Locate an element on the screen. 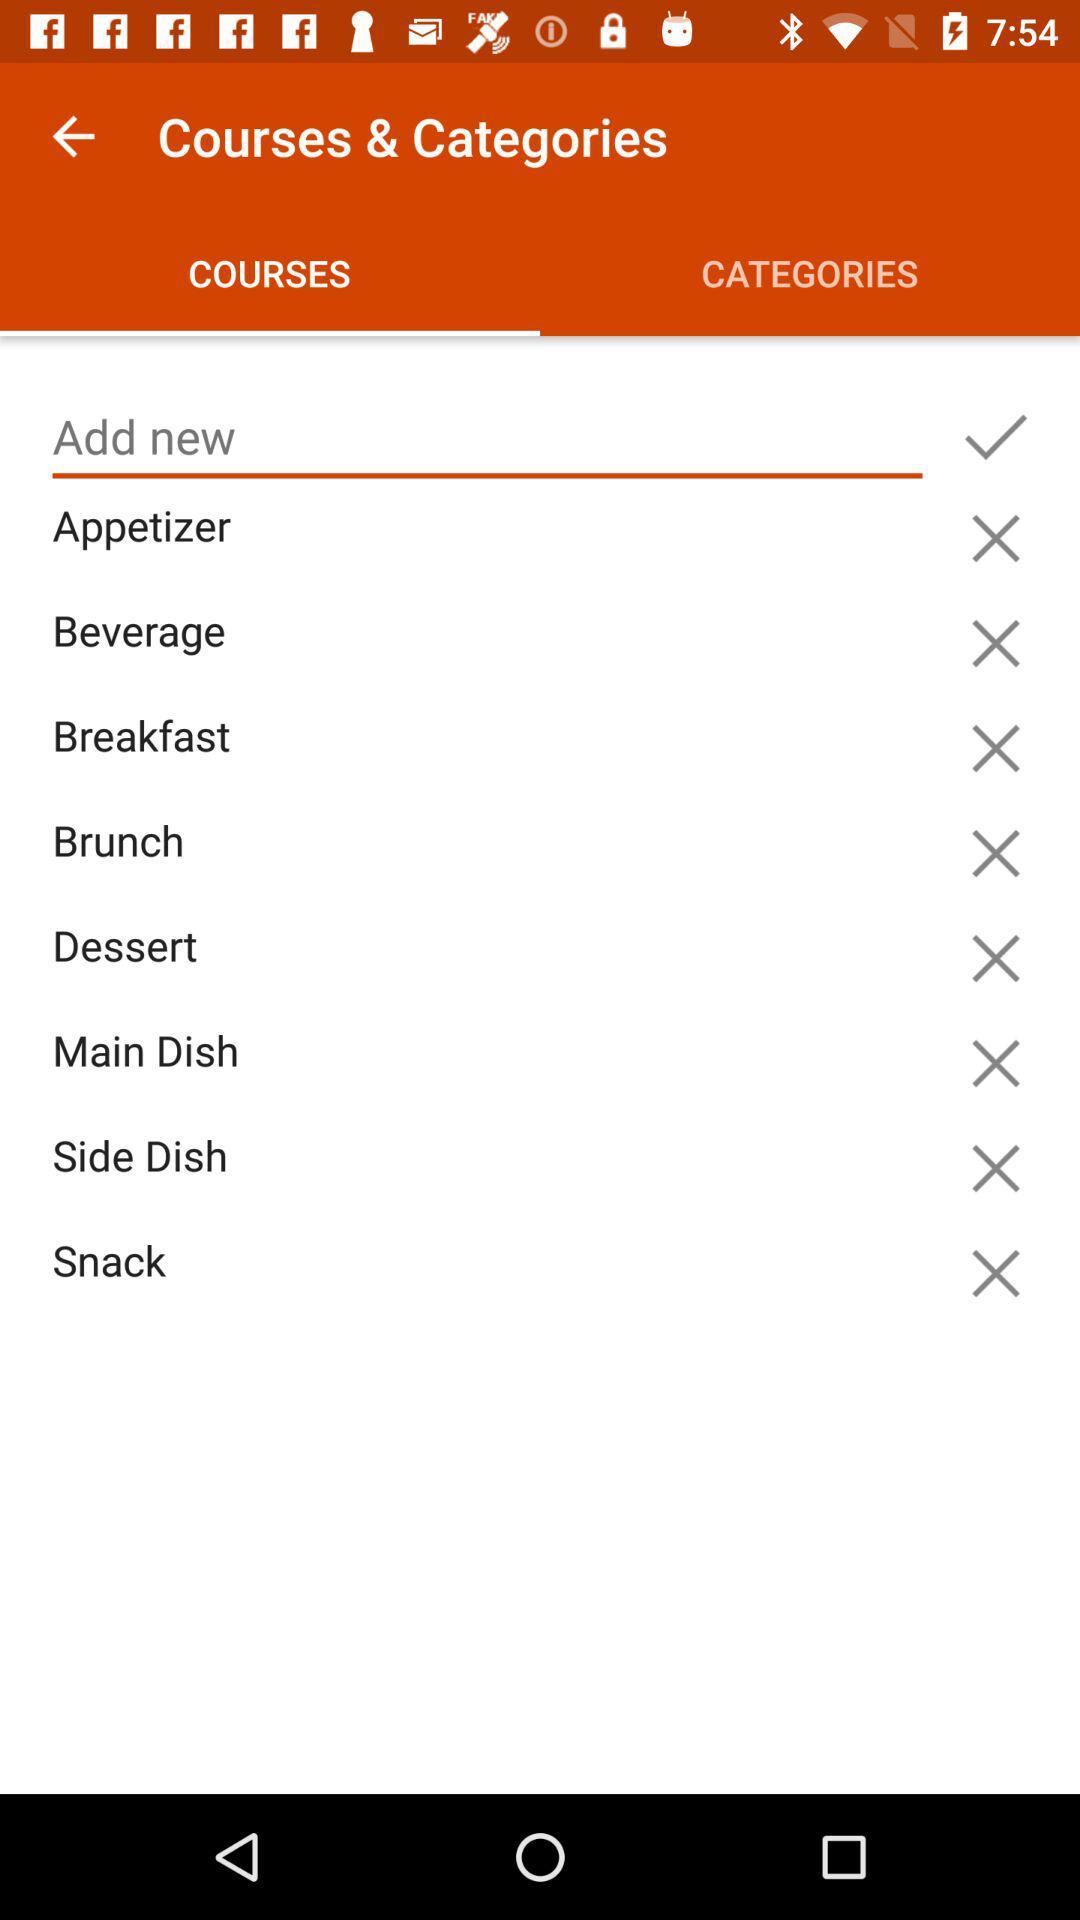  item next to courses & categories item is located at coordinates (72, 135).